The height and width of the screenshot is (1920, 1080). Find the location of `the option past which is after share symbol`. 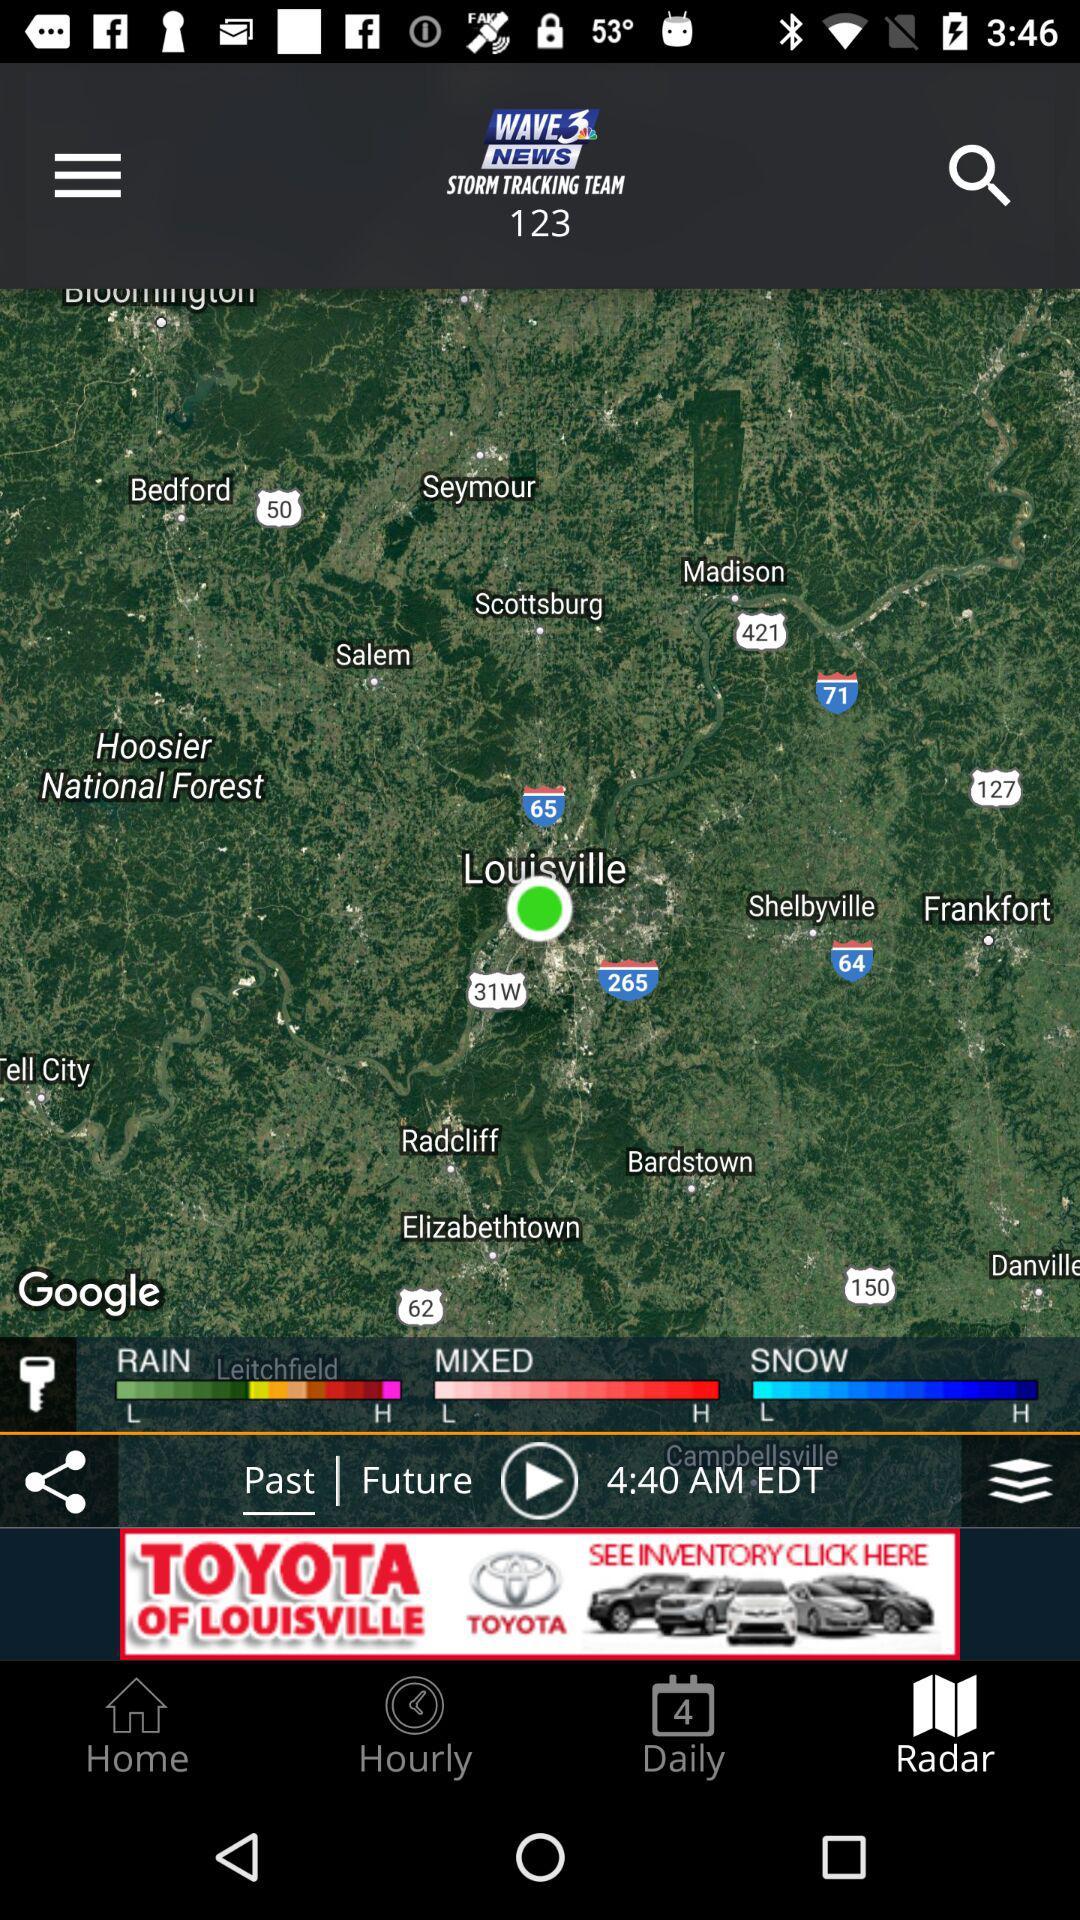

the option past which is after share symbol is located at coordinates (278, 1481).